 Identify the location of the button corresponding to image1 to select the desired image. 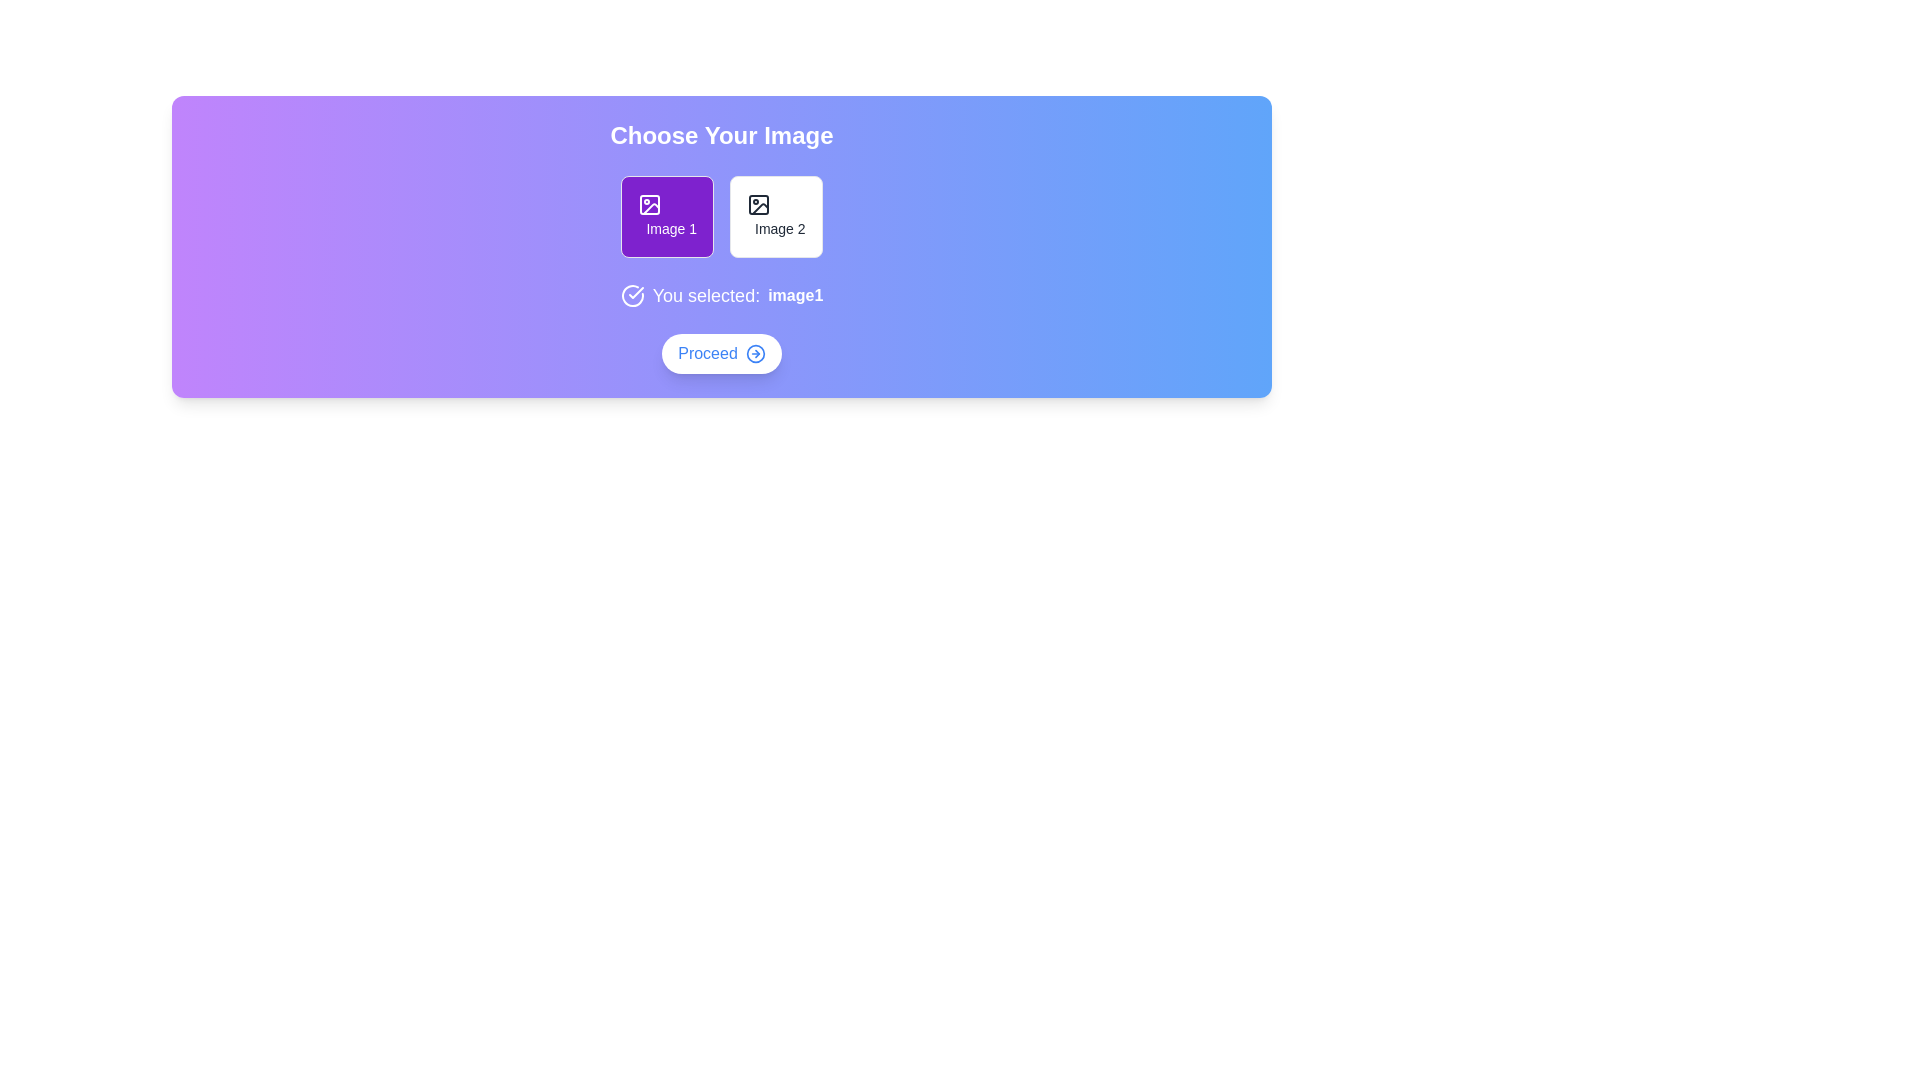
(667, 216).